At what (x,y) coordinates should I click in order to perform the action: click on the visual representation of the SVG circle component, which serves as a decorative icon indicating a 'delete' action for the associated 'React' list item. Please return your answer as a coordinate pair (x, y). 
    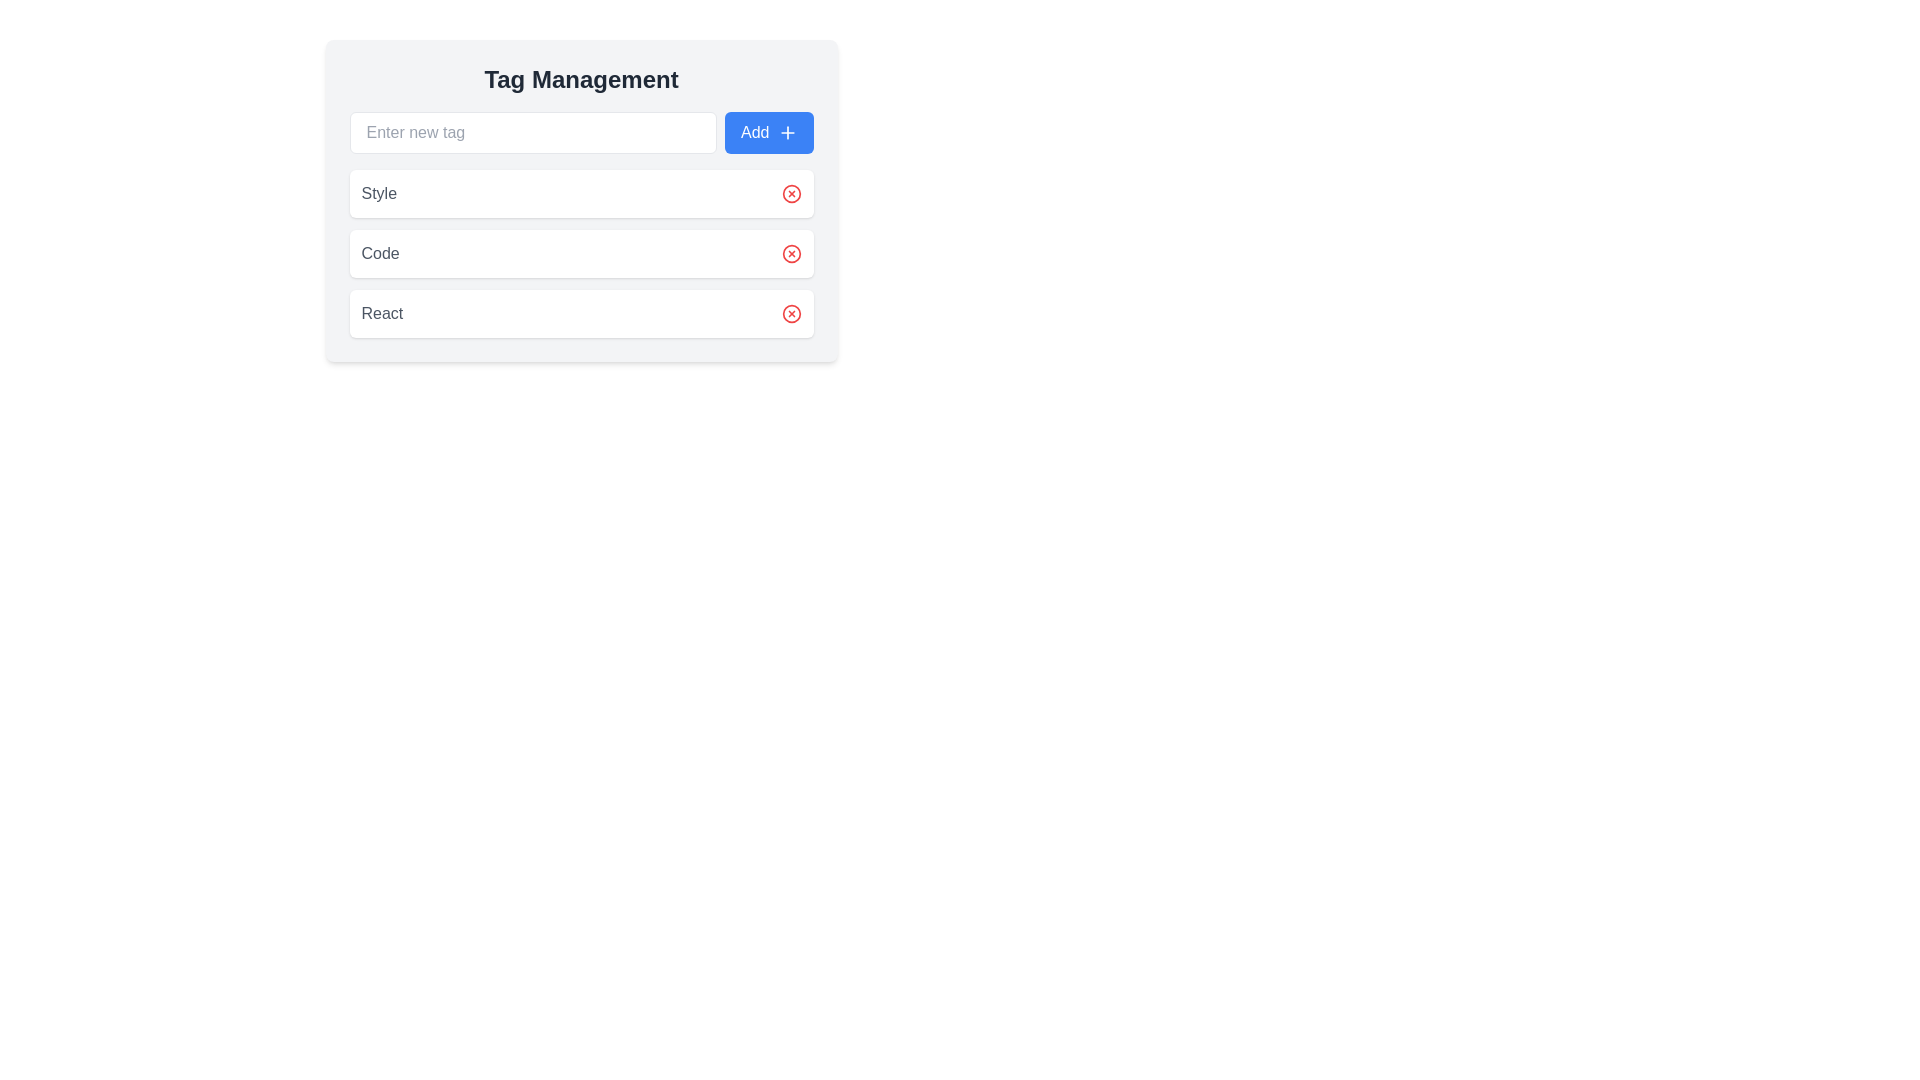
    Looking at the image, I should click on (790, 313).